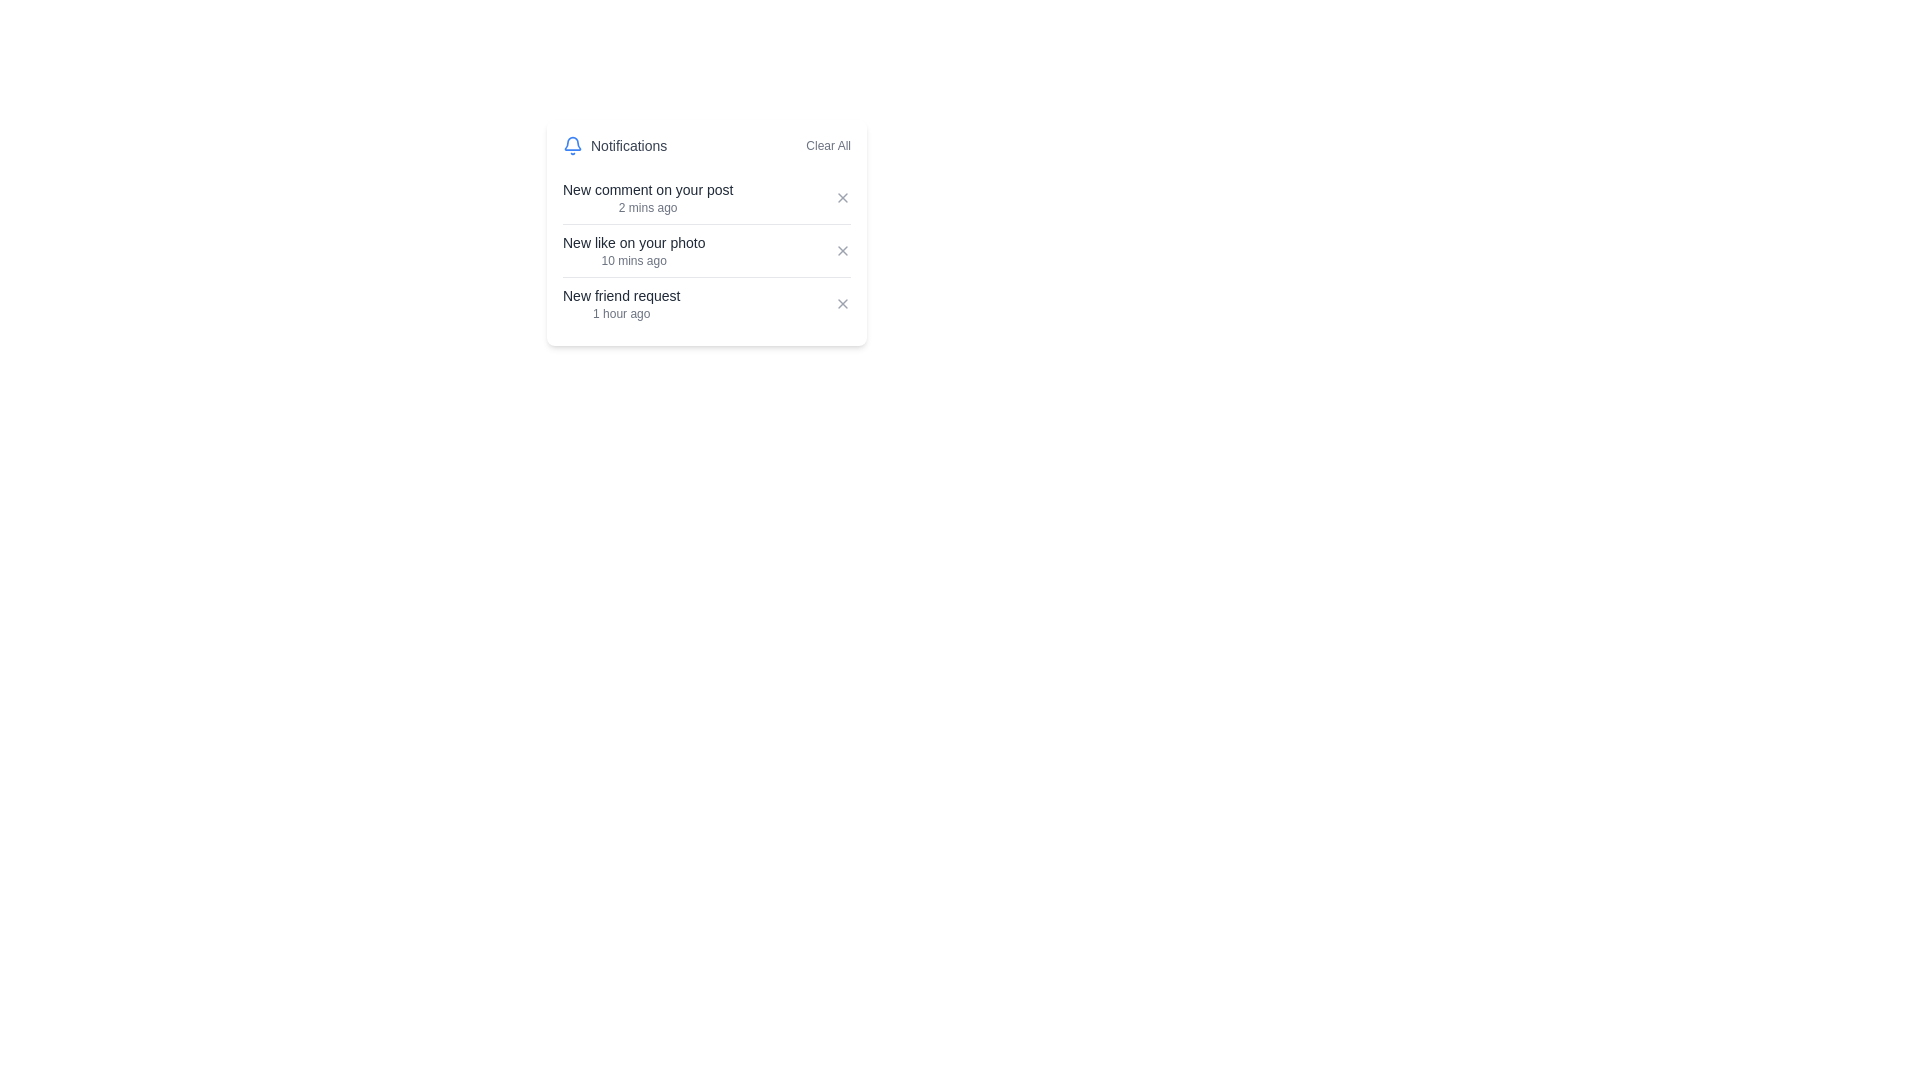 The image size is (1920, 1080). Describe the element at coordinates (706, 249) in the screenshot. I see `the timestamp '10 mins ago' in the notification about a 'New like on your photo'` at that location.